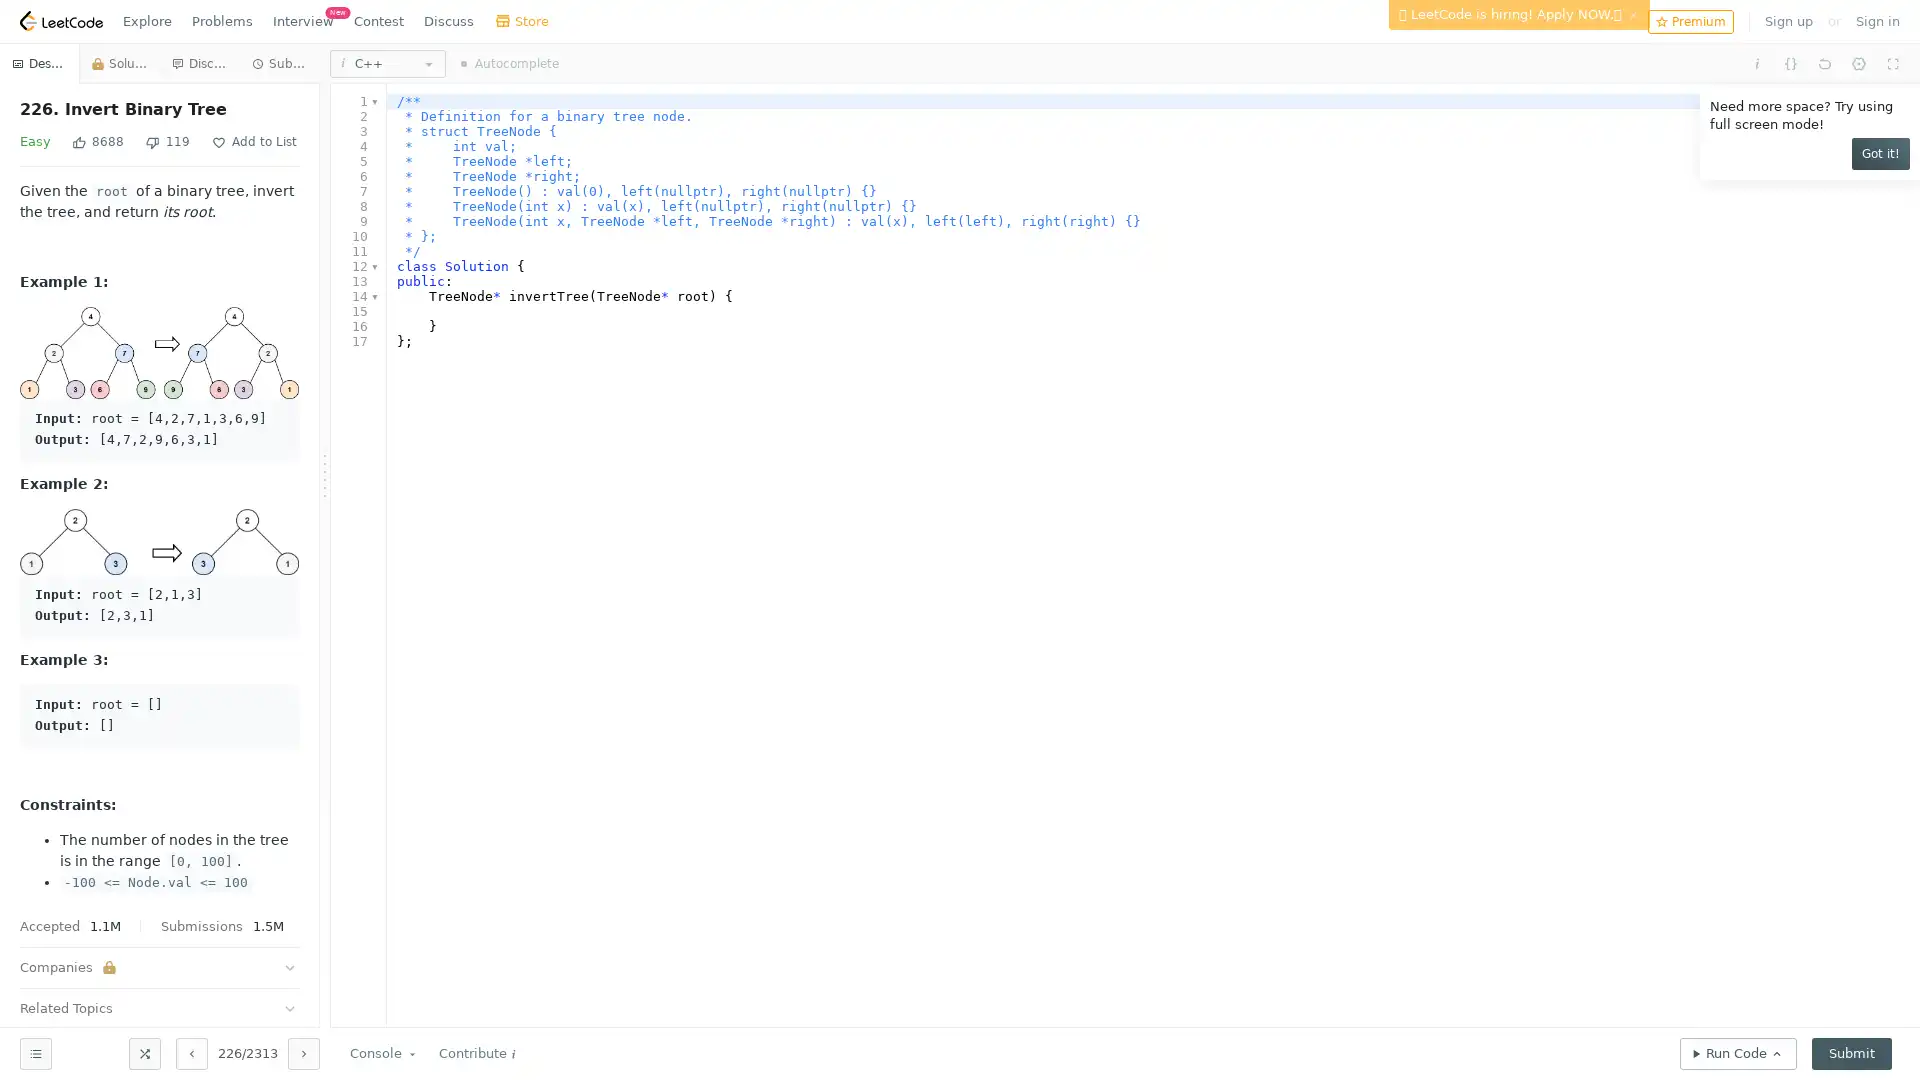 This screenshot has height=1080, width=1920. I want to click on 8688, so click(96, 141).